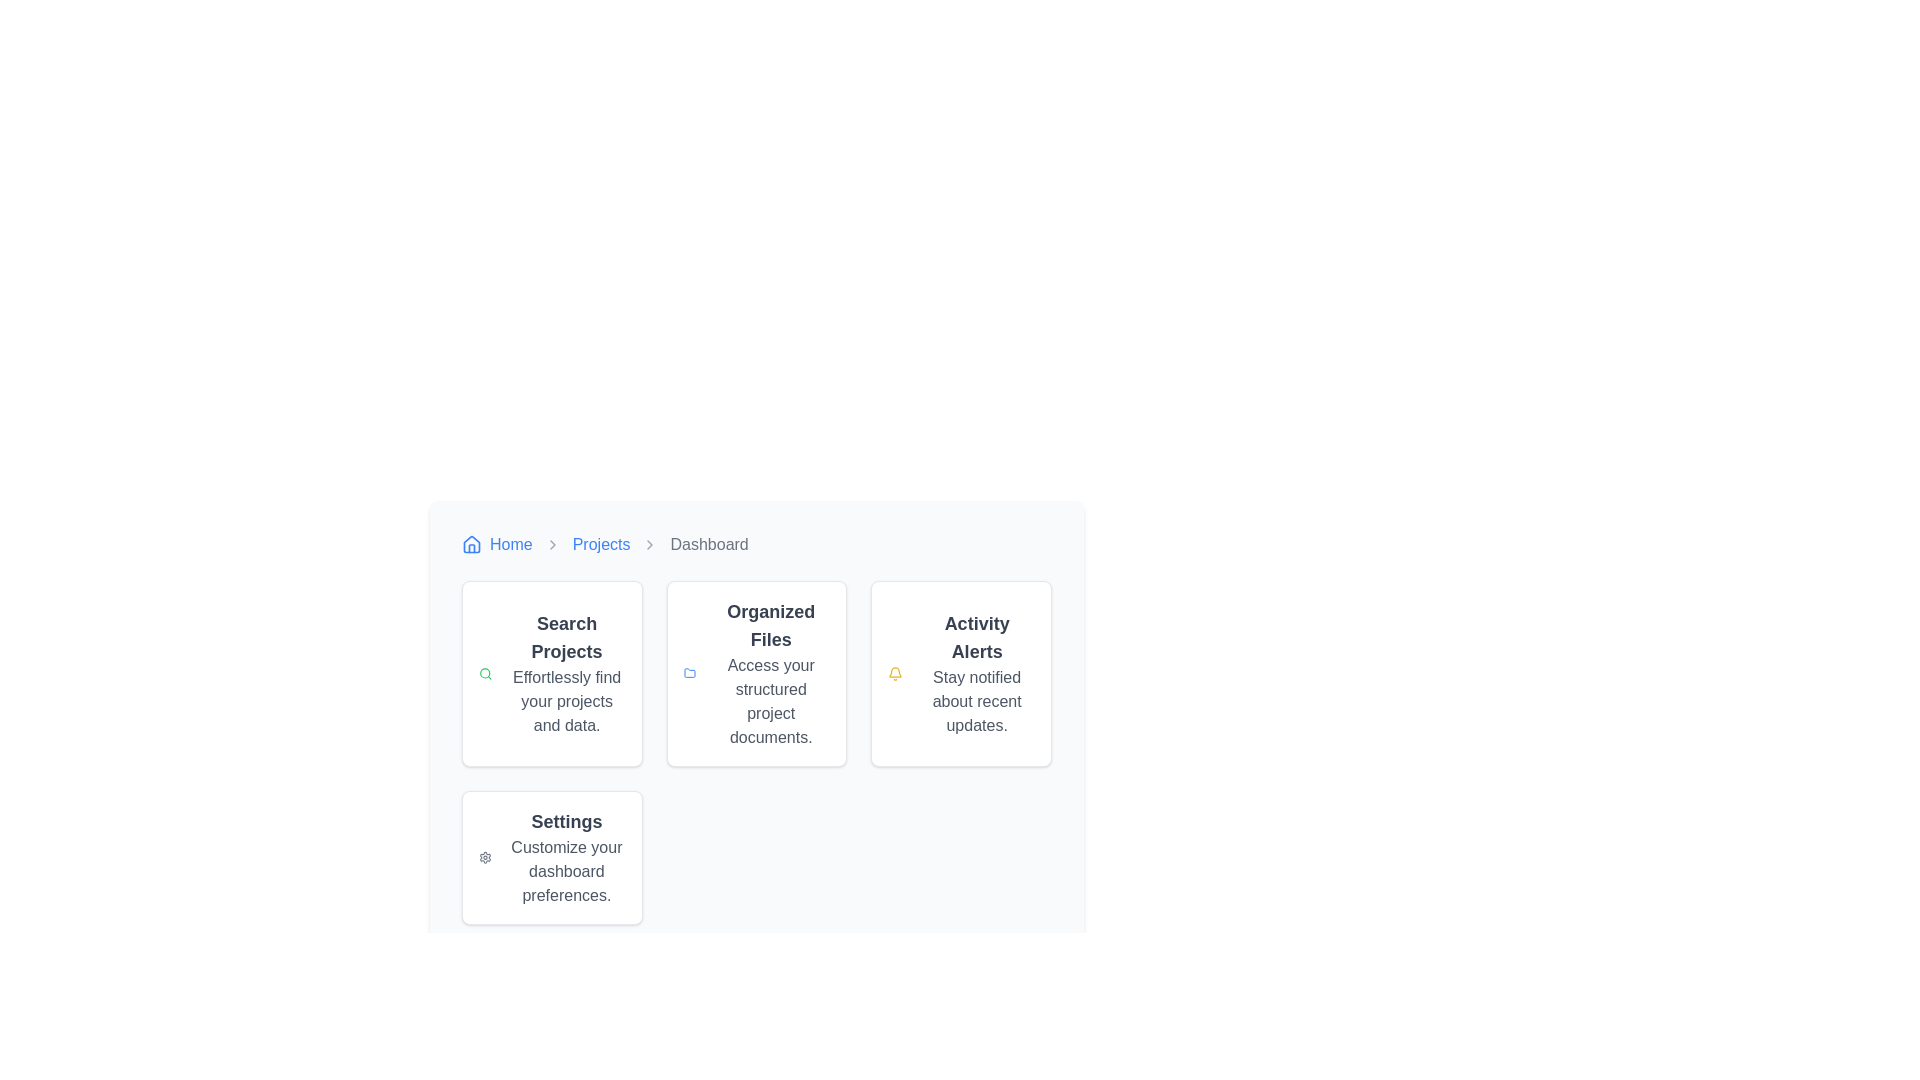  What do you see at coordinates (709, 544) in the screenshot?
I see `the 'Dashboard' descriptive label on the right side of the navigation bar, styled in gray, following 'Home' and 'Projects'` at bounding box center [709, 544].